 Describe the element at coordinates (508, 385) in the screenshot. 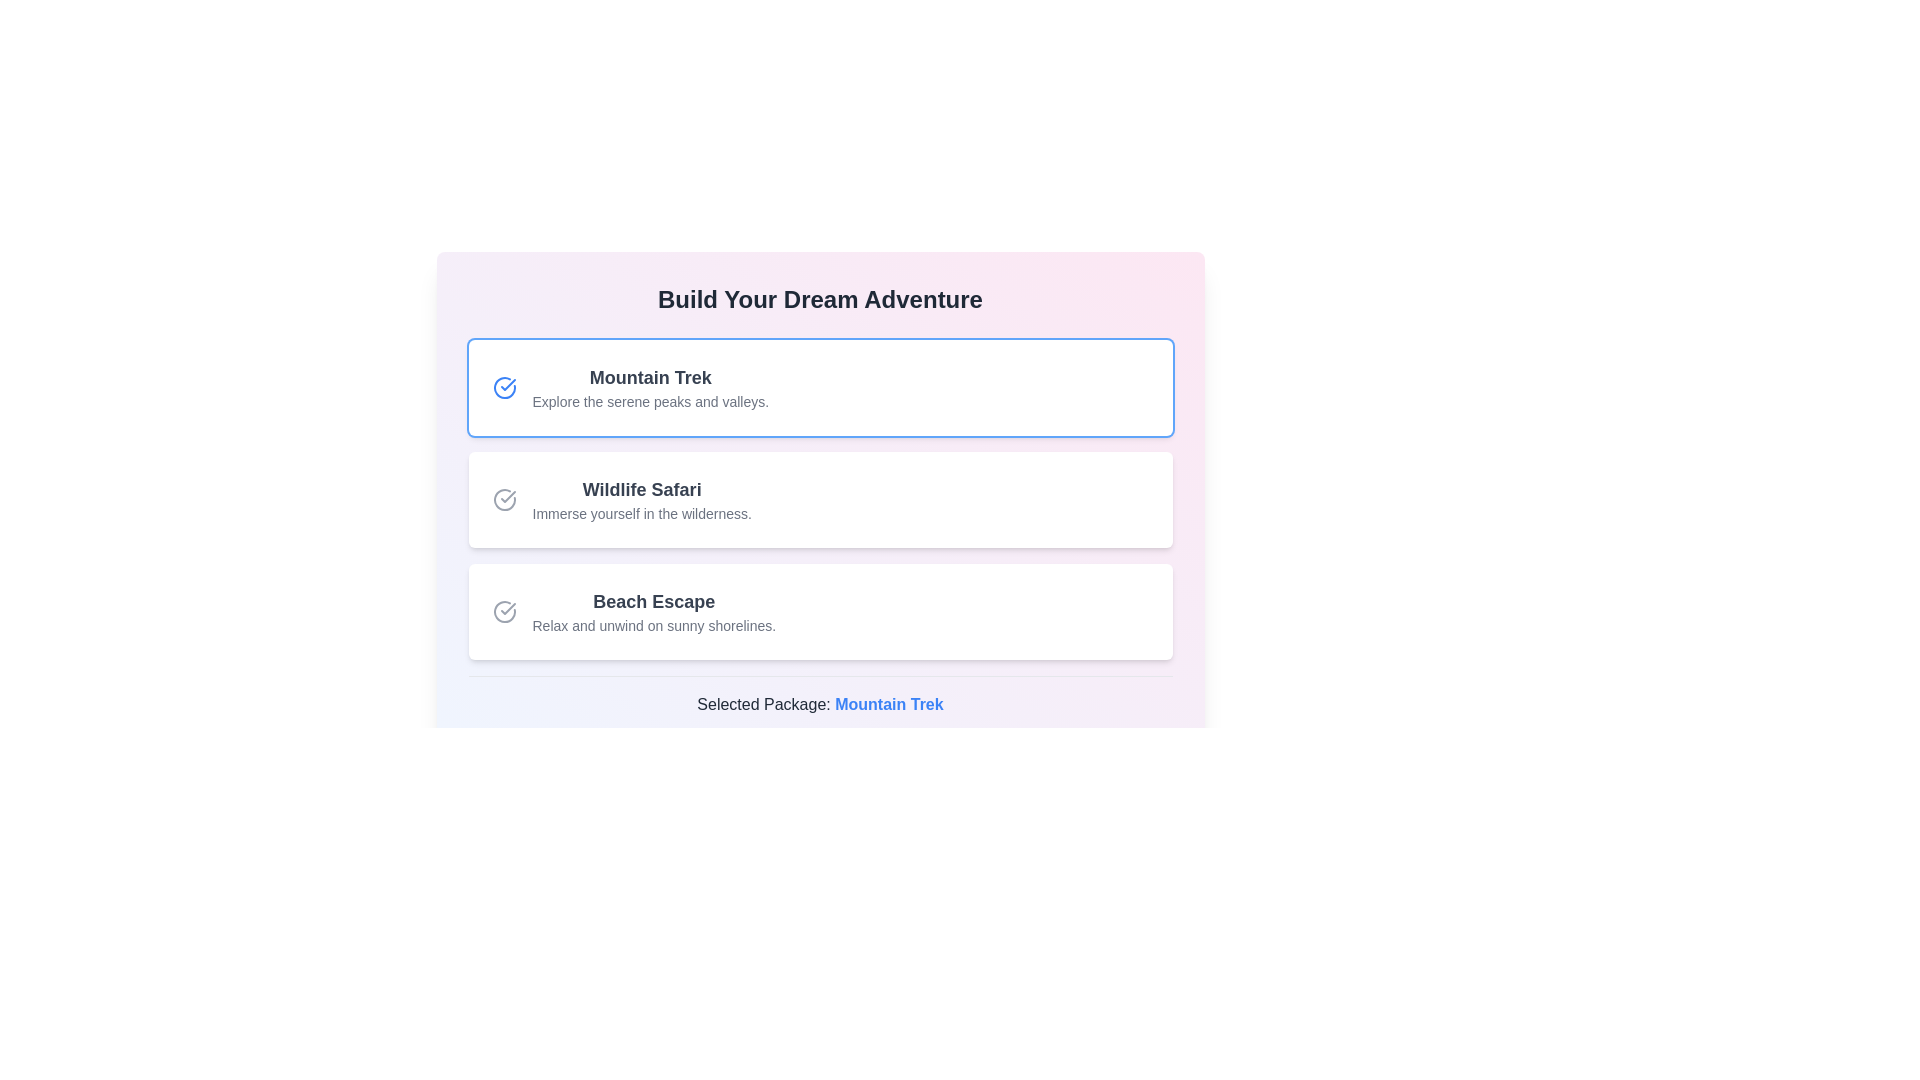

I see `the checkmark icon within the blue circular badge that indicates selection for the 'Mountain Trek' list item located in the top-left corner of the list under the heading 'Build Your Dream Adventure'` at that location.